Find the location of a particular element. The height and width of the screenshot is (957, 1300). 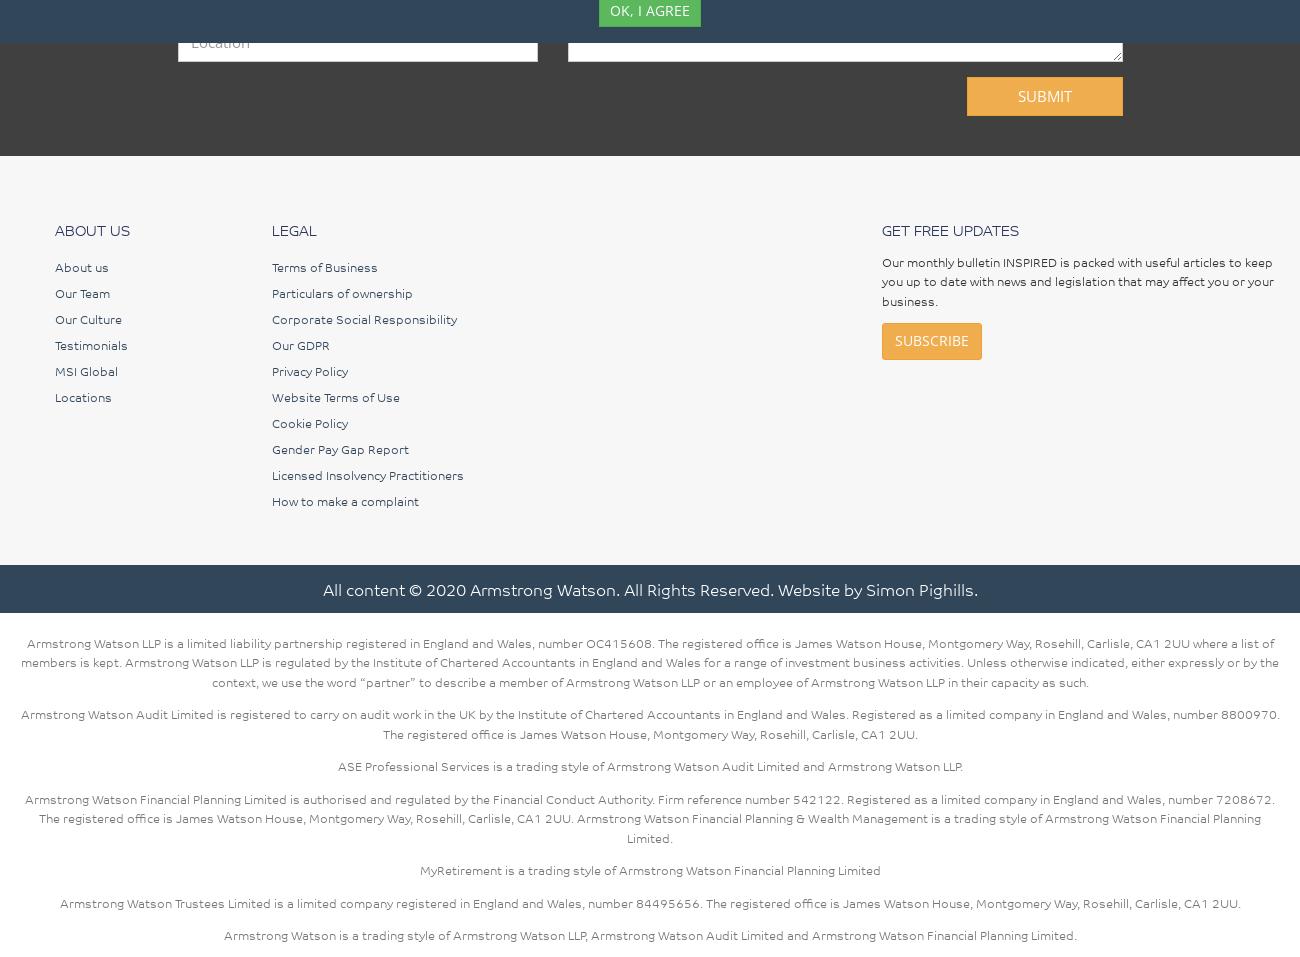

'Our Team' is located at coordinates (82, 291).